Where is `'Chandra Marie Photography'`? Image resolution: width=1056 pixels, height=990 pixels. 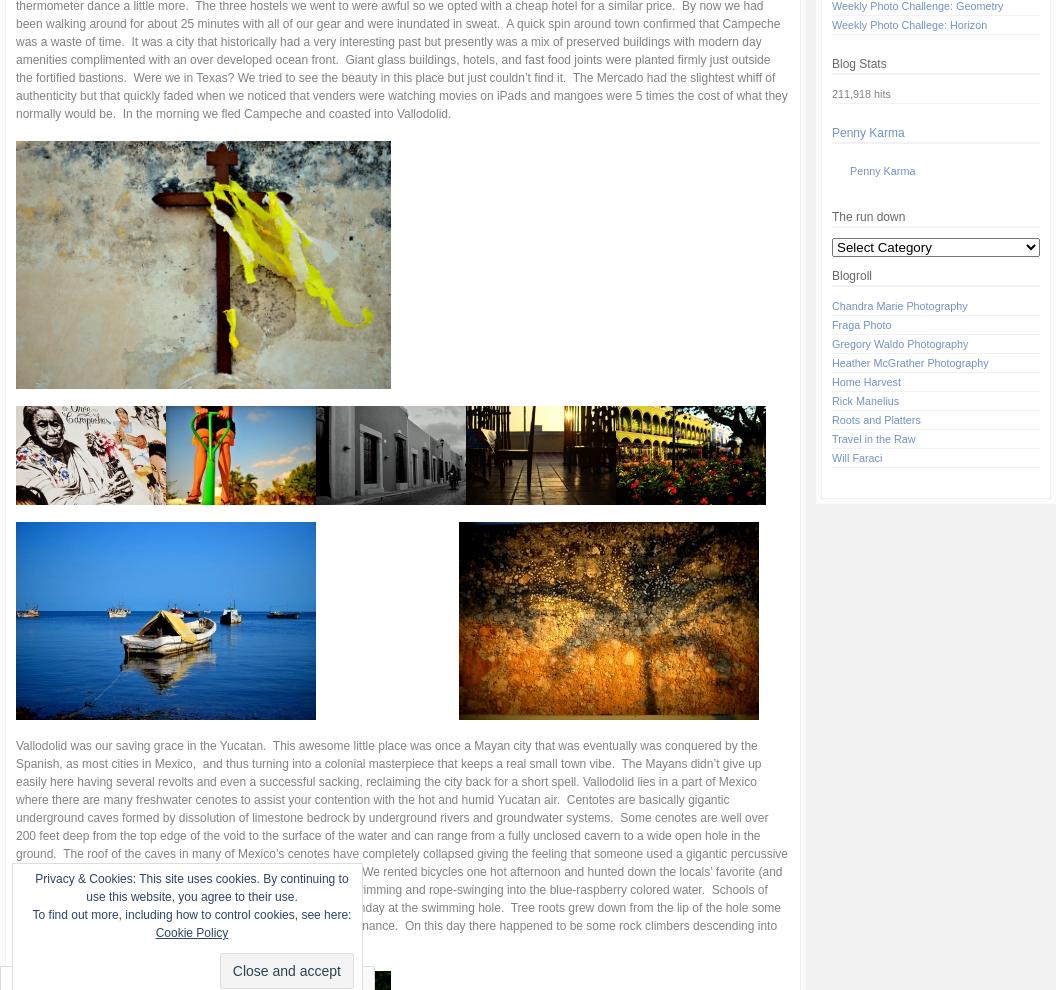 'Chandra Marie Photography' is located at coordinates (898, 305).